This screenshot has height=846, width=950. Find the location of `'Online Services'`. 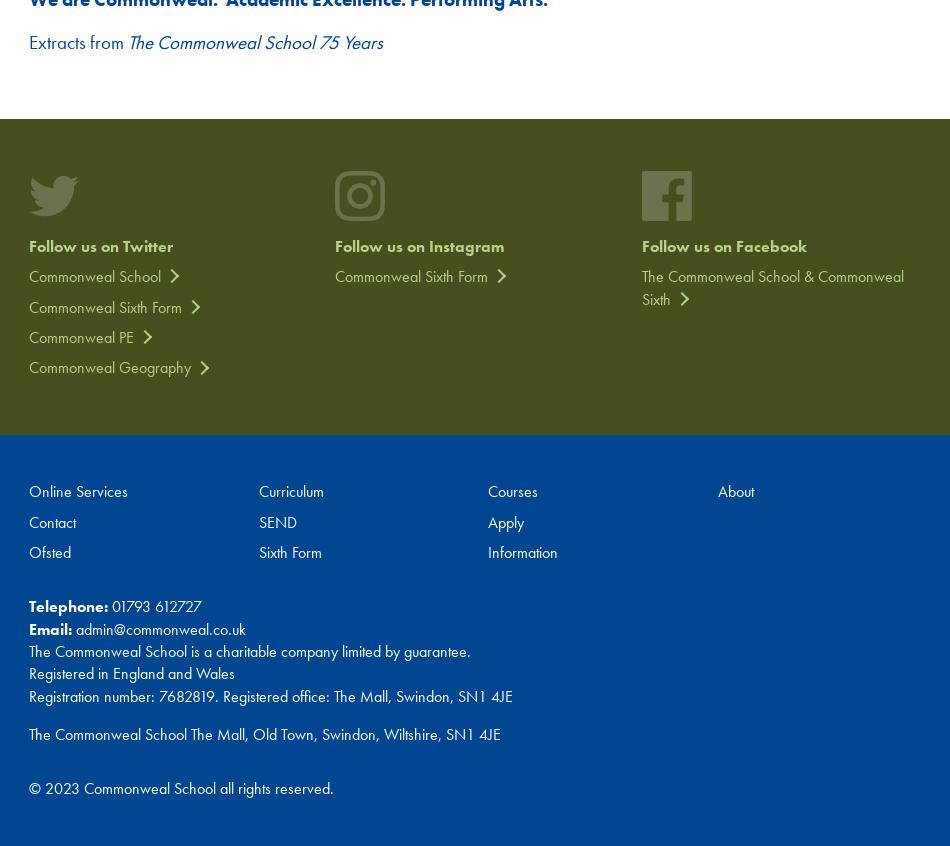

'Online Services' is located at coordinates (28, 490).